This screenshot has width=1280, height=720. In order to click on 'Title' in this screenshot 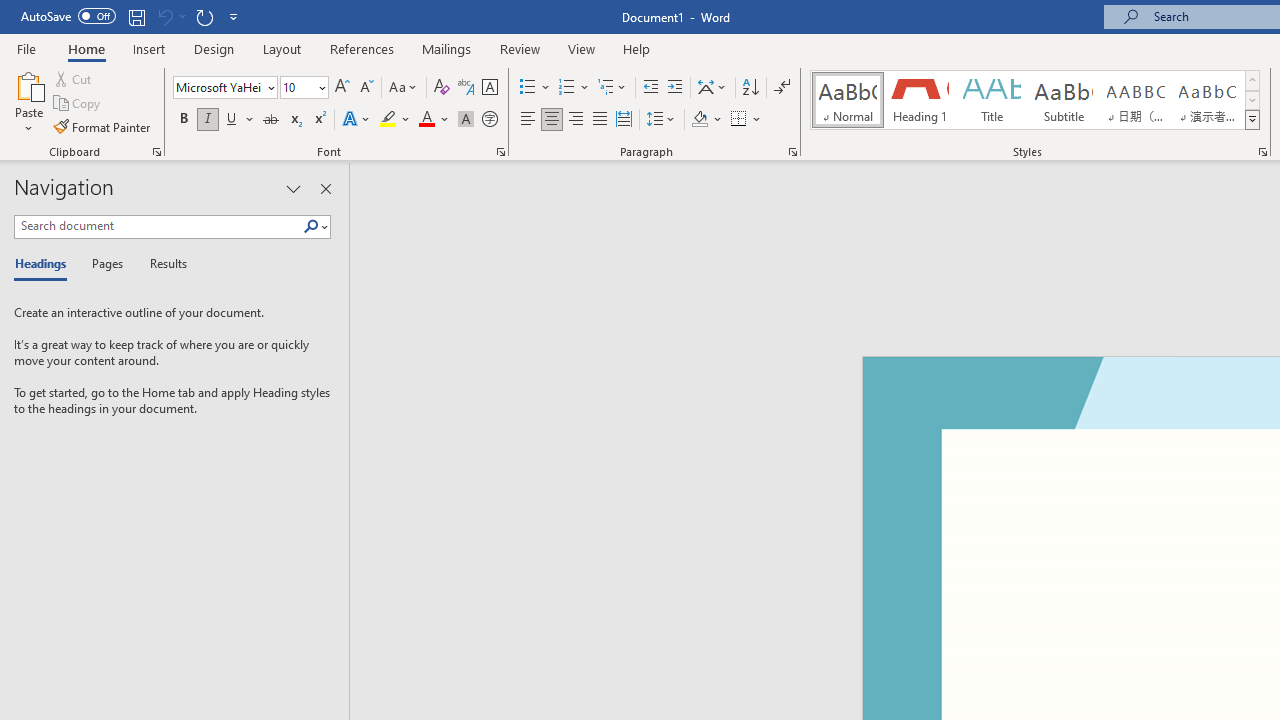, I will do `click(992, 100)`.